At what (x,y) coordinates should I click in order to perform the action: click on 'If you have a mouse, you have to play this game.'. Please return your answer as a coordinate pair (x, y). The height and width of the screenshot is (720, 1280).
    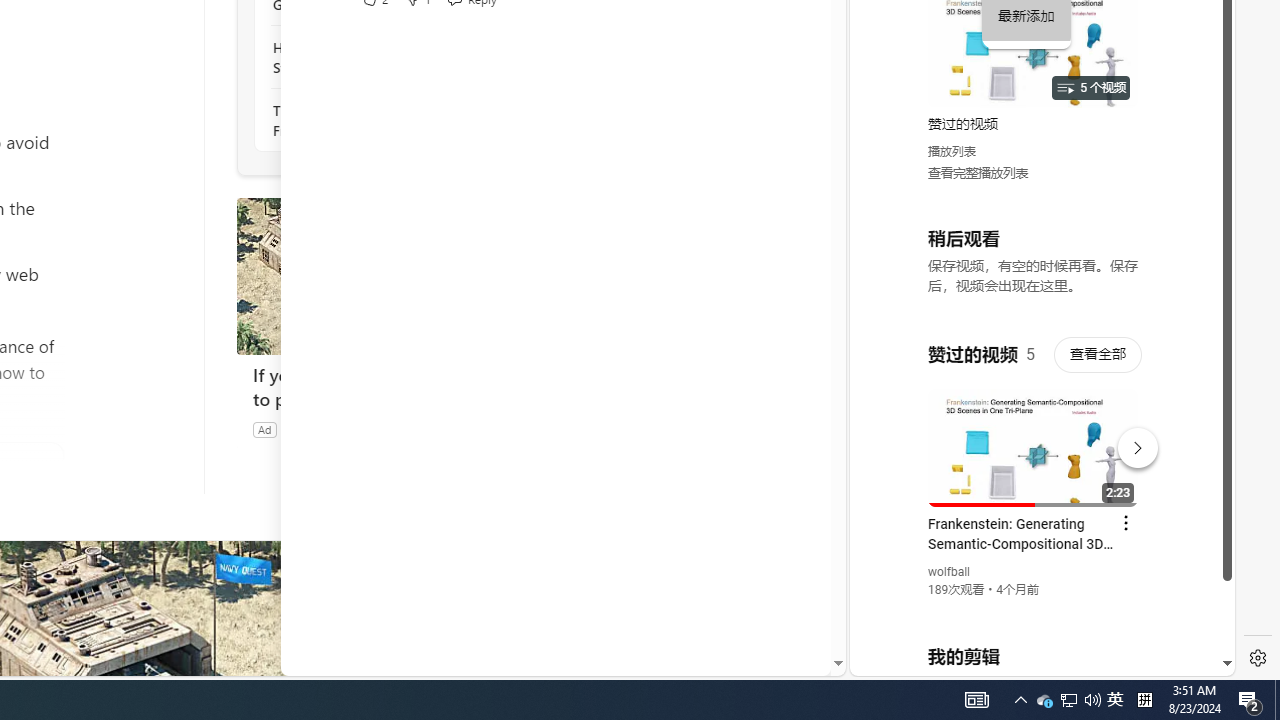
    Looking at the image, I should click on (386, 387).